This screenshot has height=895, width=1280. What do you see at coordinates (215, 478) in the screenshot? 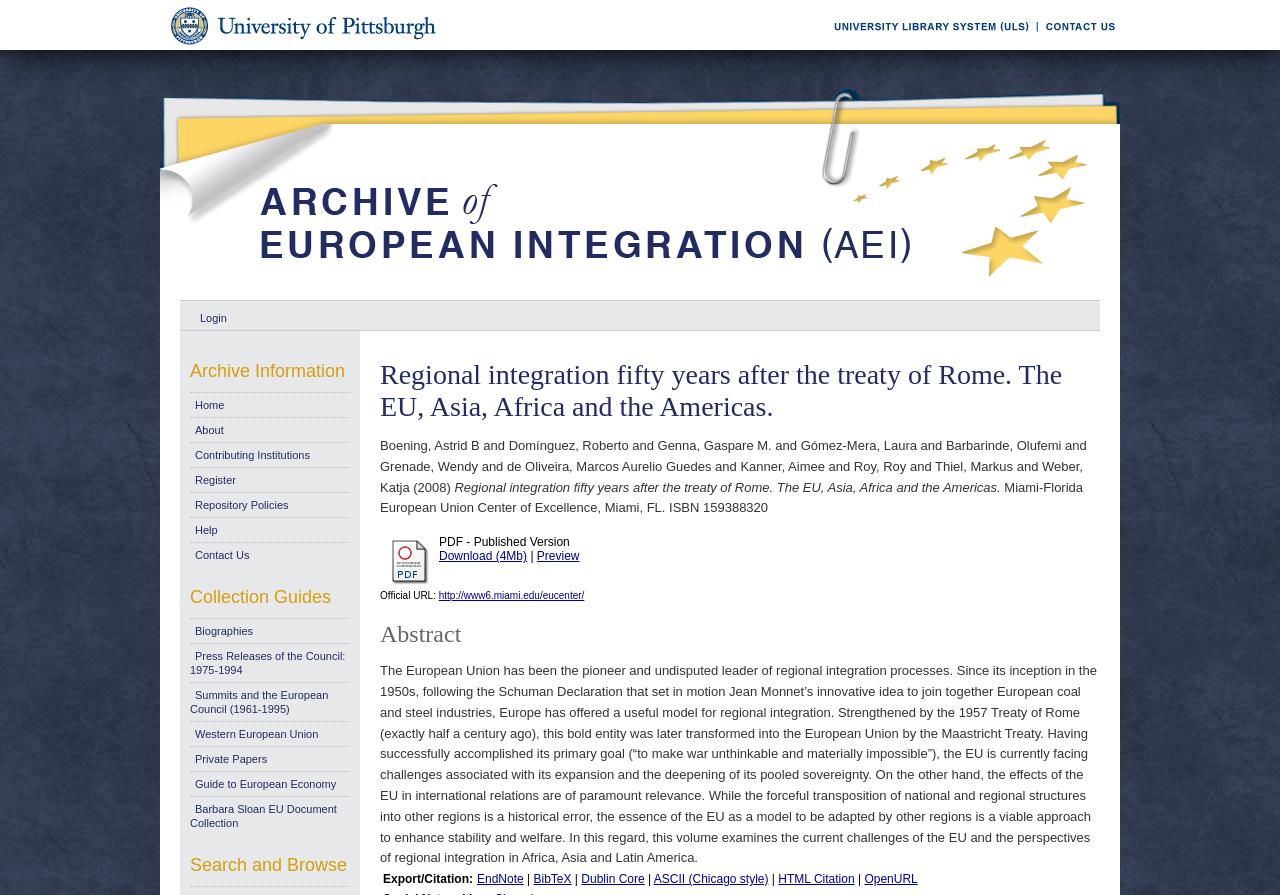
I see `'Register'` at bounding box center [215, 478].